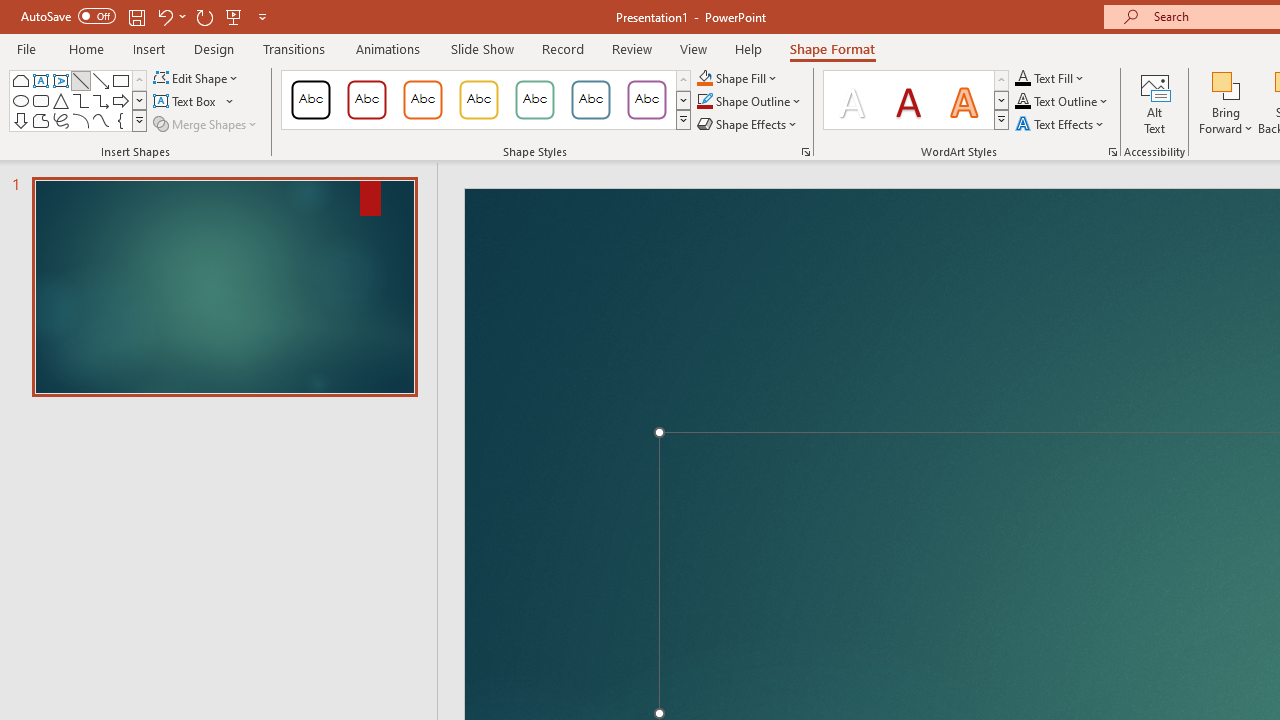  What do you see at coordinates (206, 124) in the screenshot?
I see `'Merge Shapes'` at bounding box center [206, 124].